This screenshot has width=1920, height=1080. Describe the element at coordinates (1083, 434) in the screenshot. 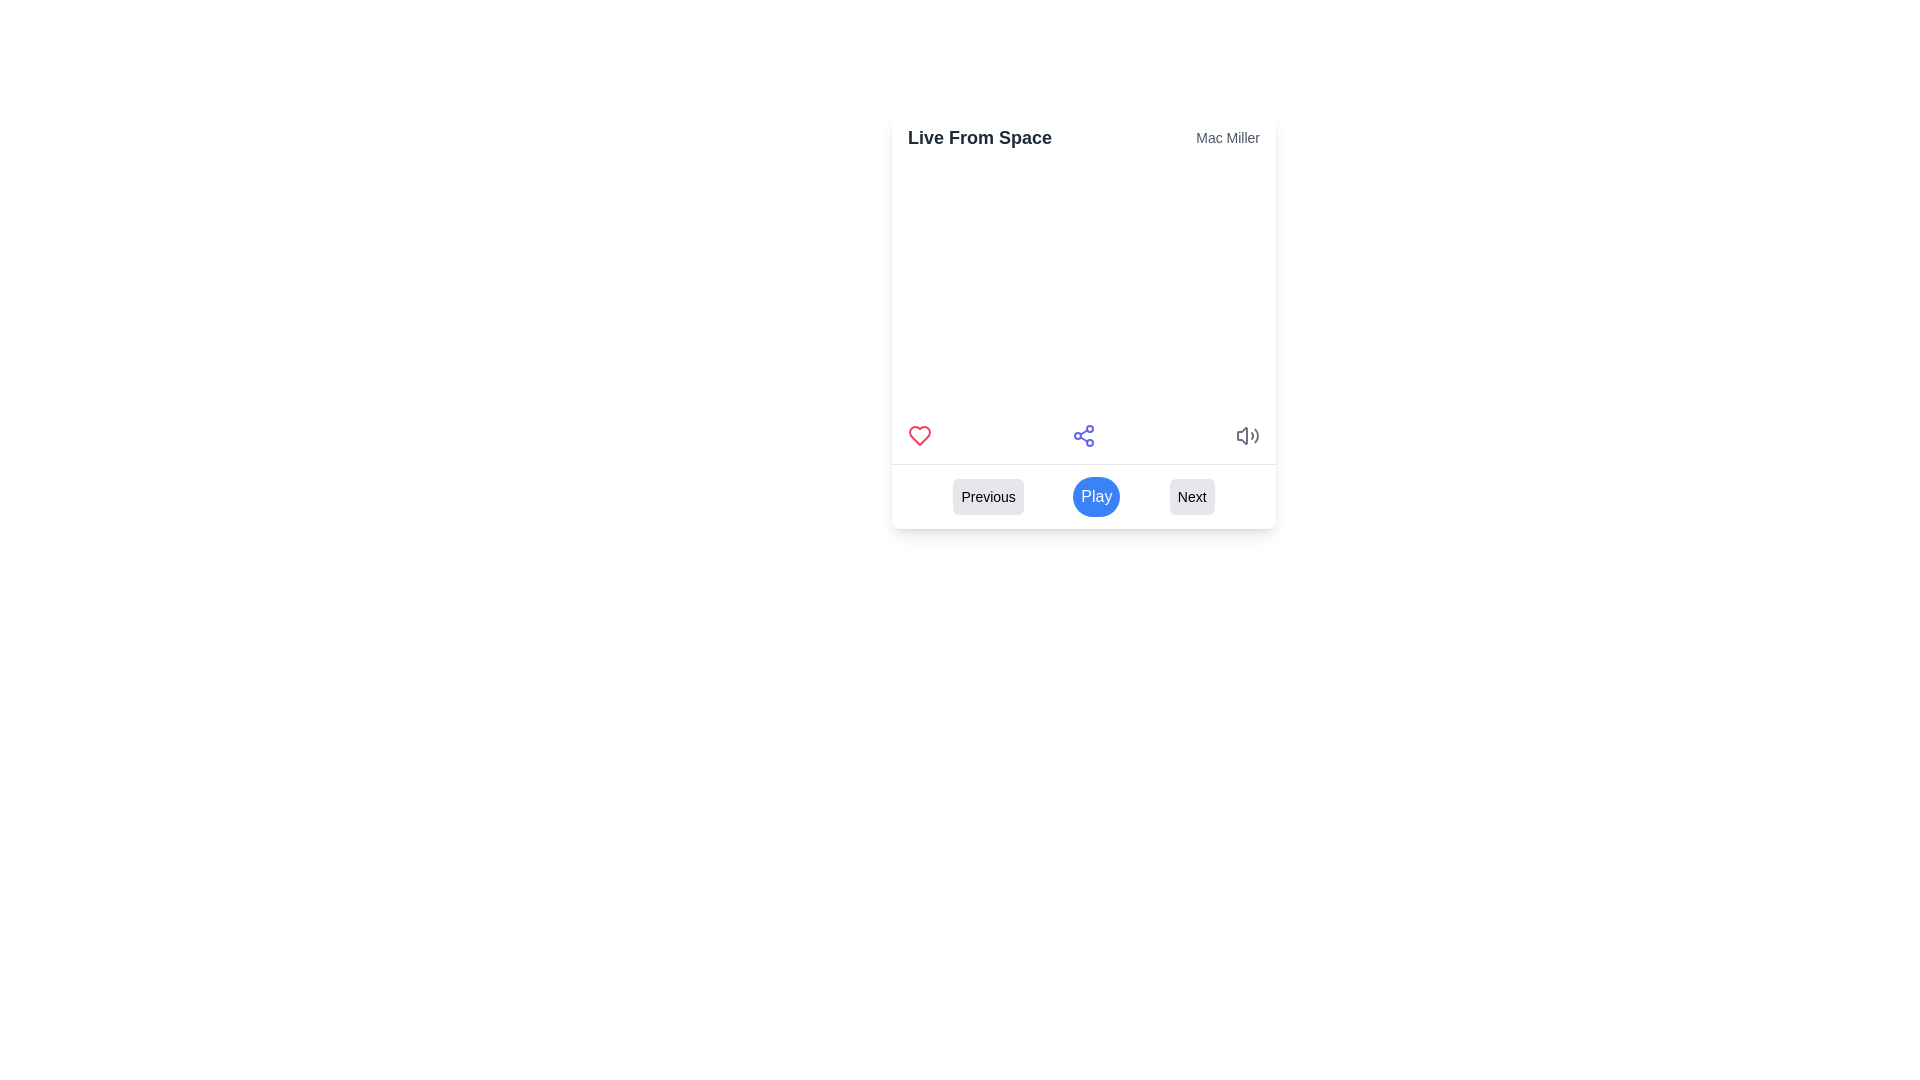

I see `the blueish-purple share icon located at the bottom part of the card interface` at that location.